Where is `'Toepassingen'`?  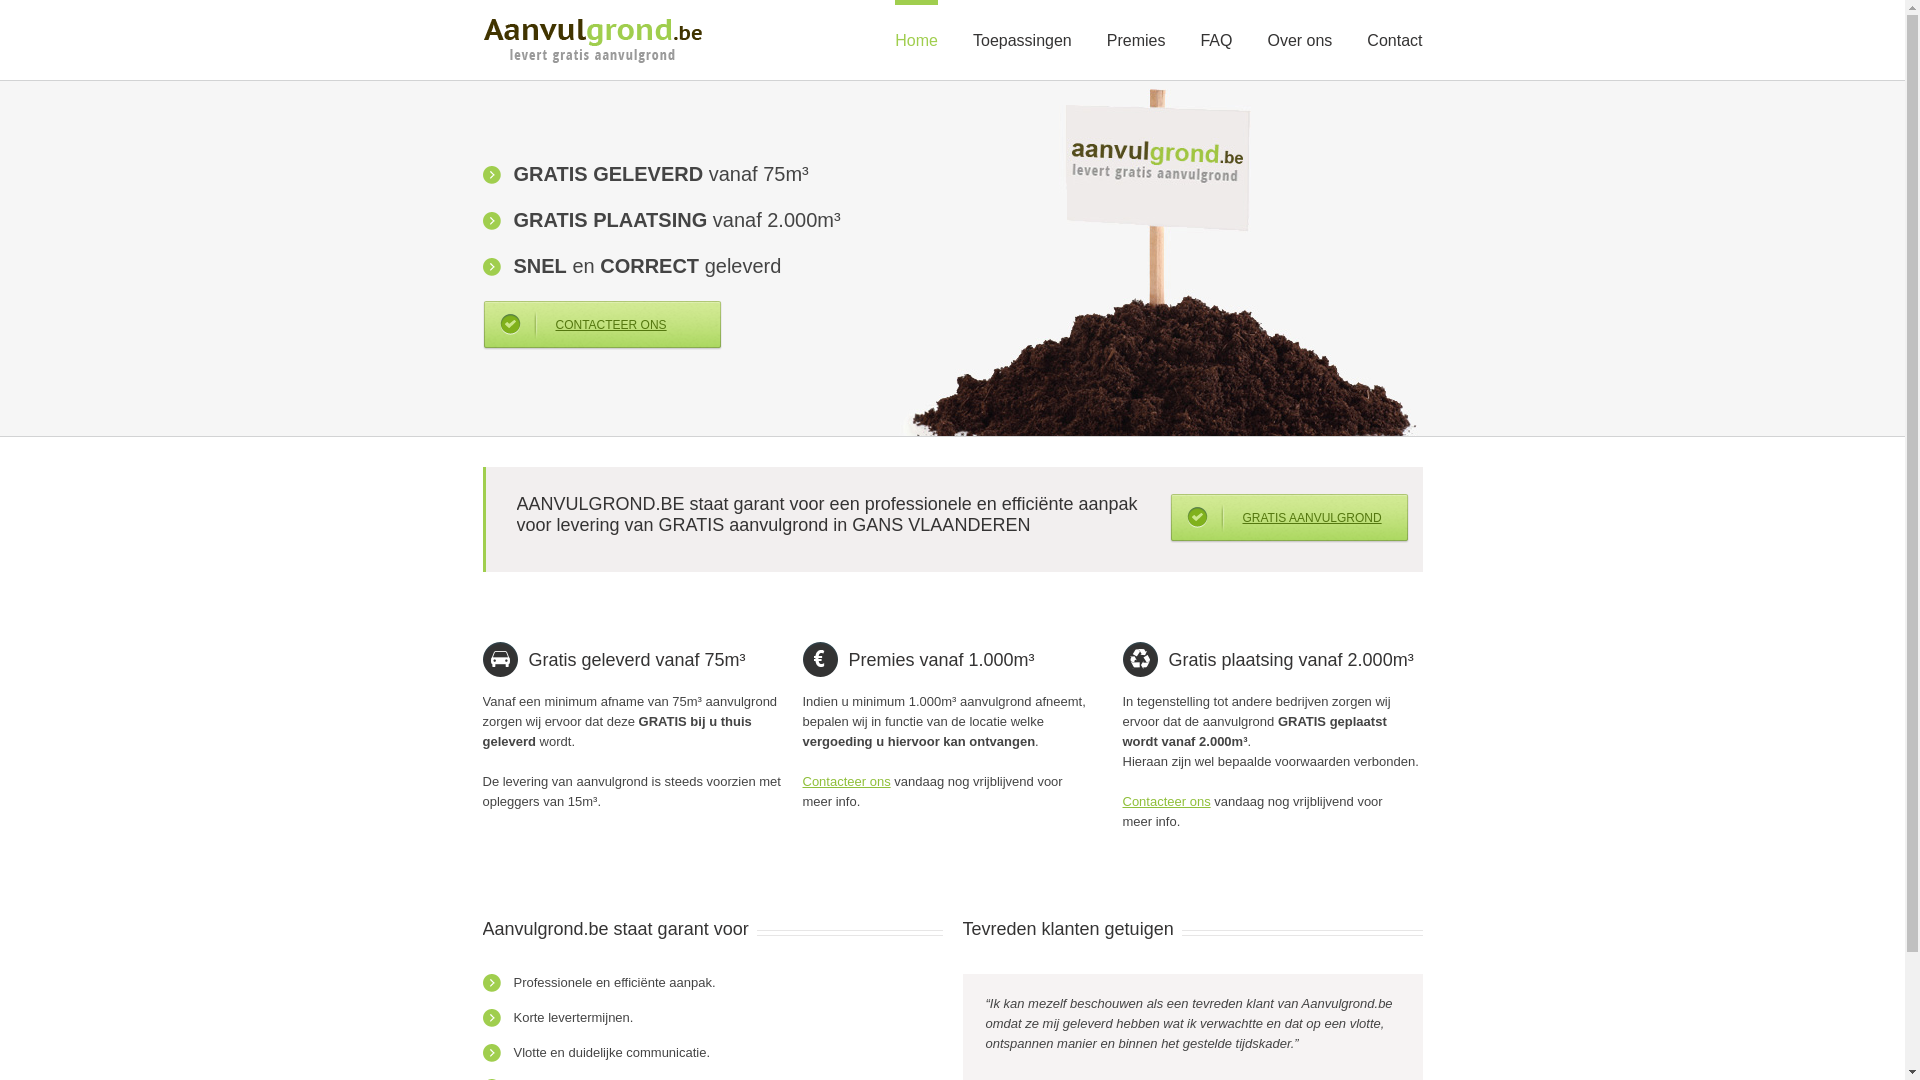 'Toepassingen' is located at coordinates (1022, 24).